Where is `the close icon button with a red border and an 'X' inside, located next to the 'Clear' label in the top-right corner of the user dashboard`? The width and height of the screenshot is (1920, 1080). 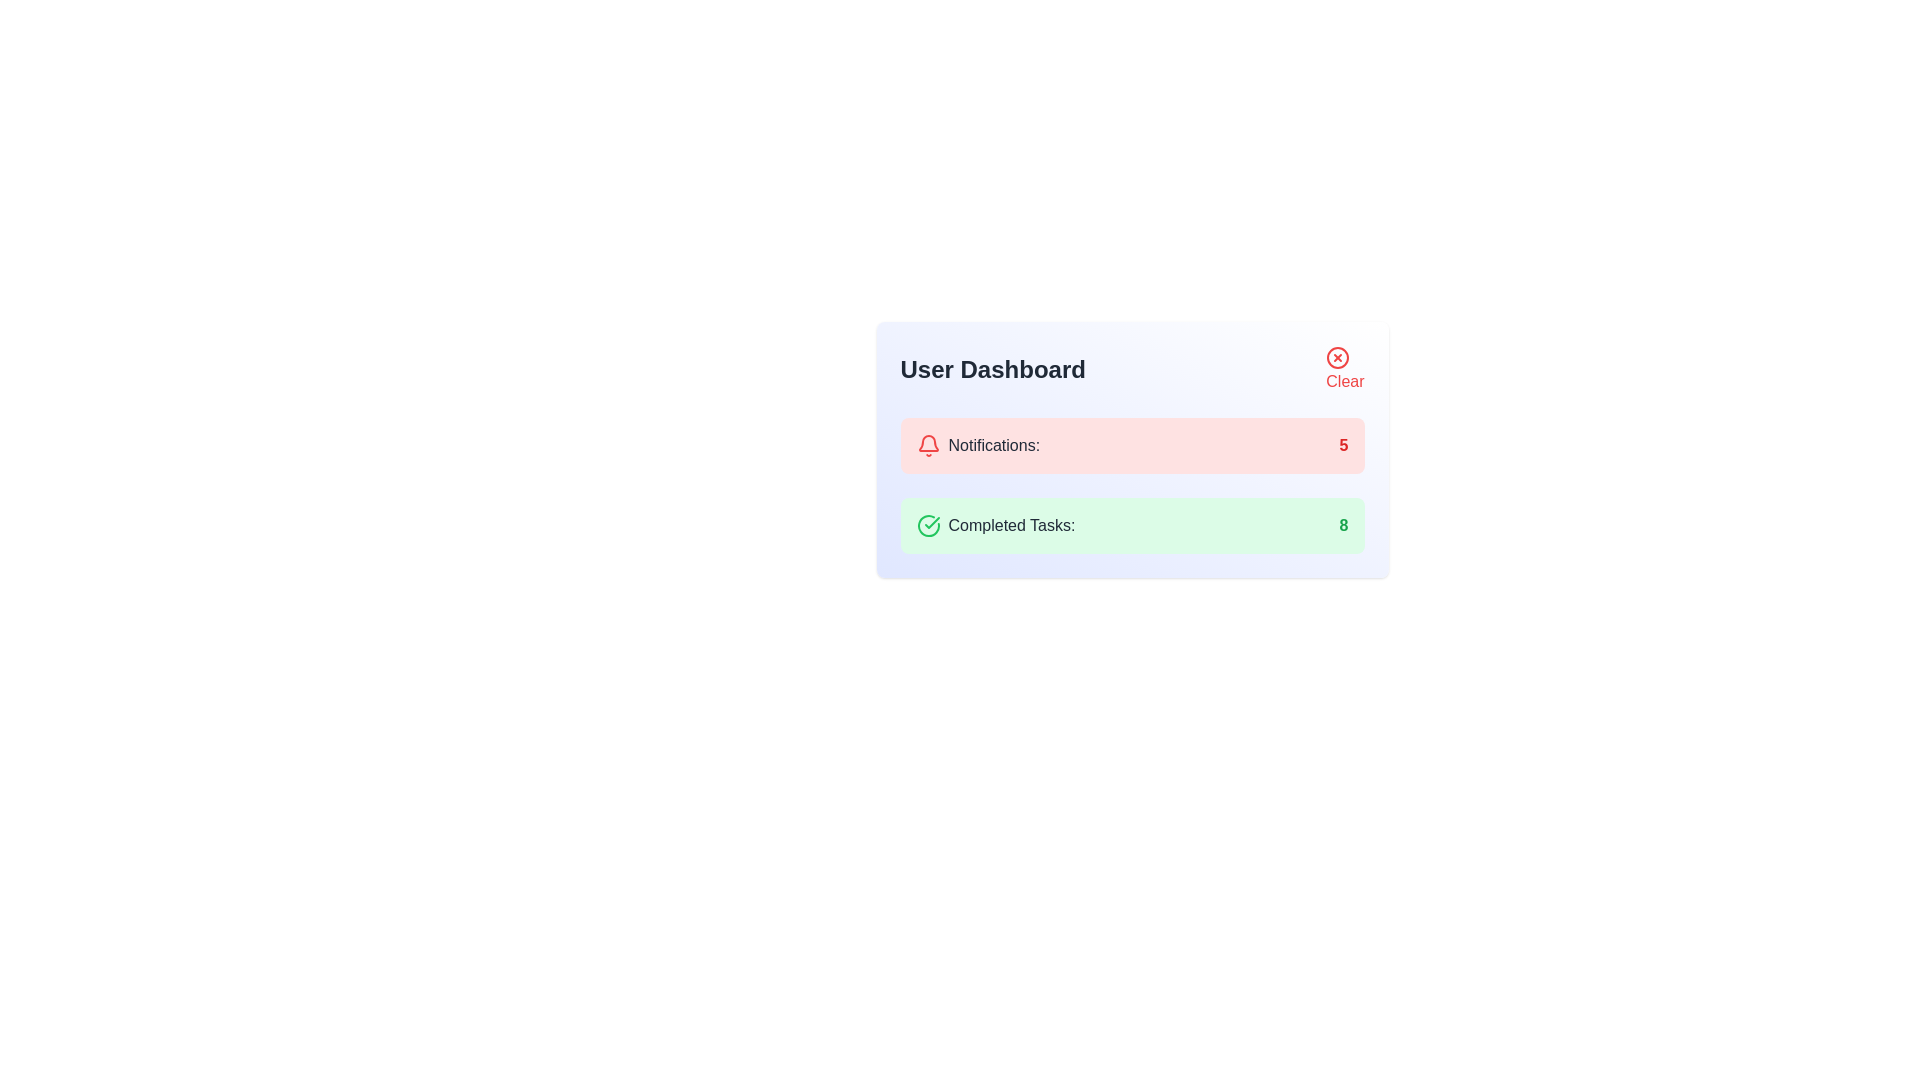
the close icon button with a red border and an 'X' inside, located next to the 'Clear' label in the top-right corner of the user dashboard is located at coordinates (1338, 357).